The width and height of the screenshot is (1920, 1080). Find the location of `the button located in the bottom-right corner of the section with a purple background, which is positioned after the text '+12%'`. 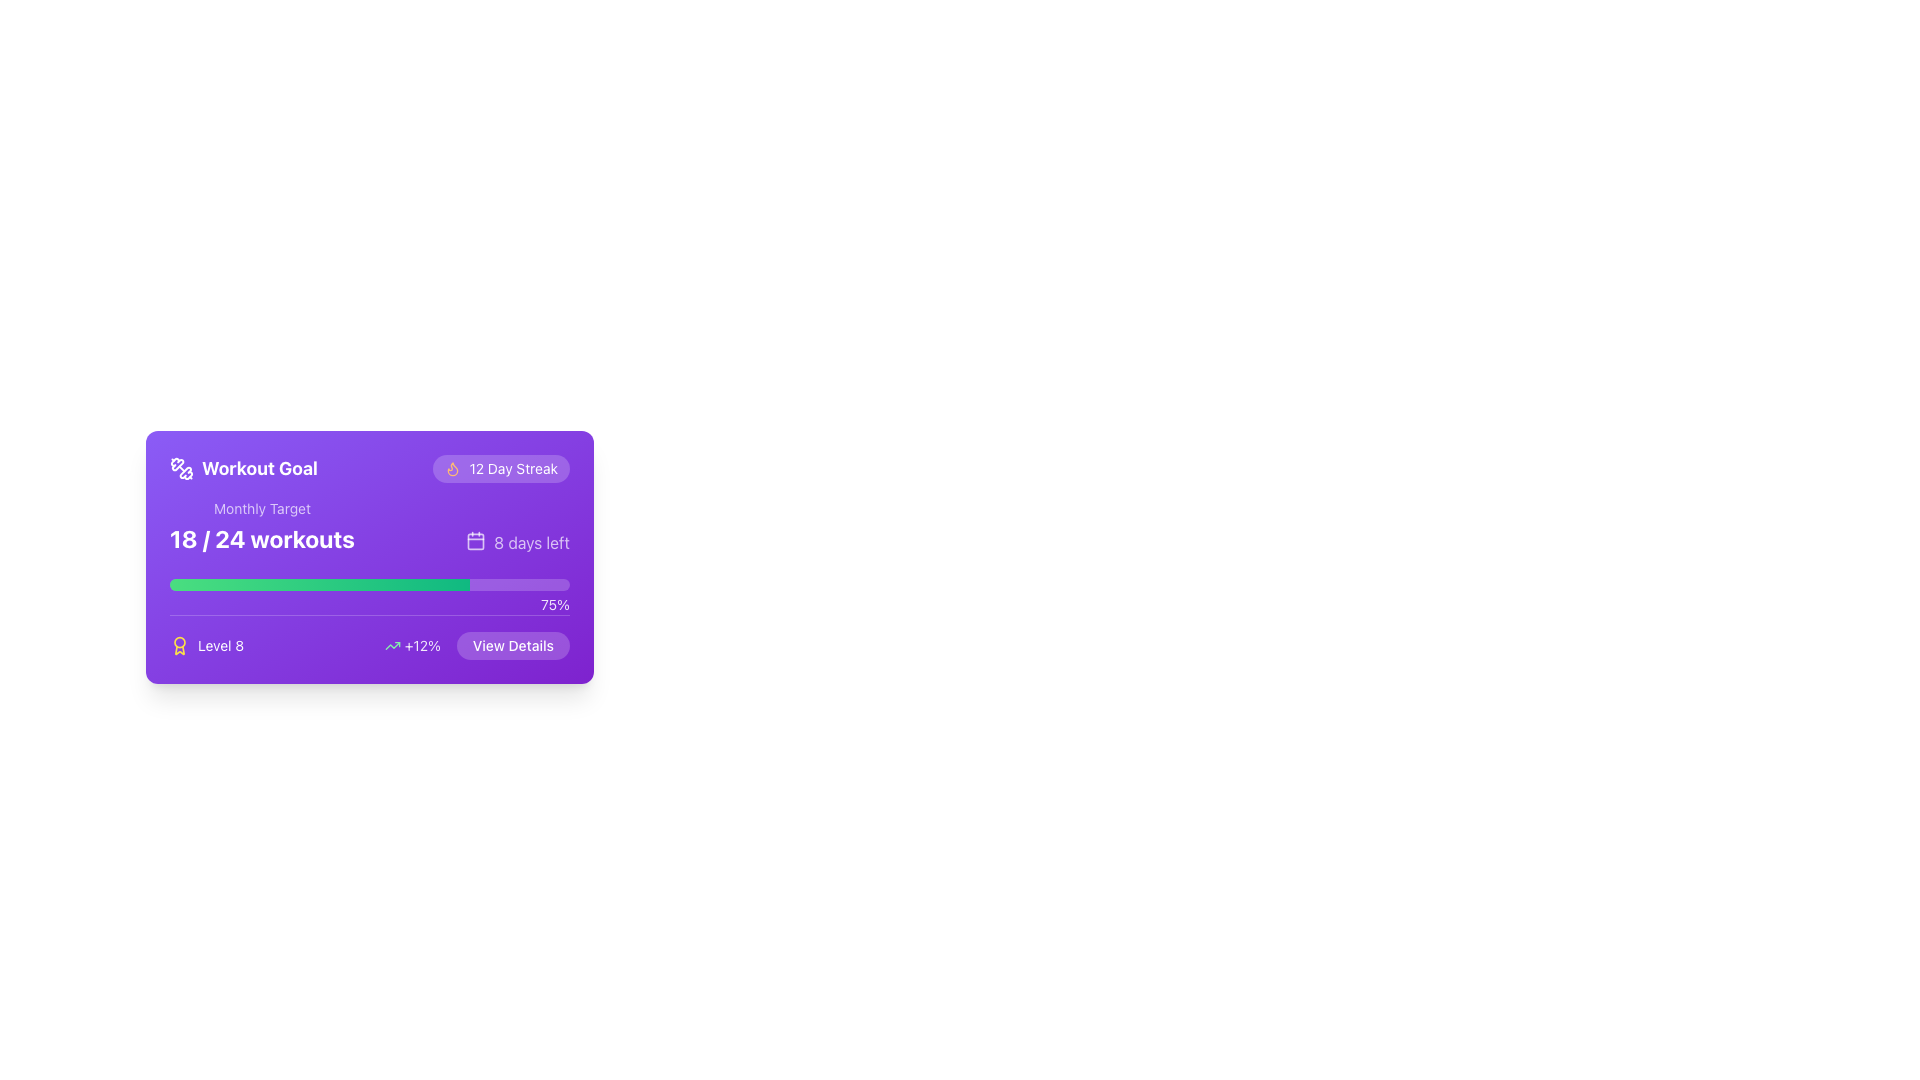

the button located in the bottom-right corner of the section with a purple background, which is positioned after the text '+12%' is located at coordinates (513, 645).